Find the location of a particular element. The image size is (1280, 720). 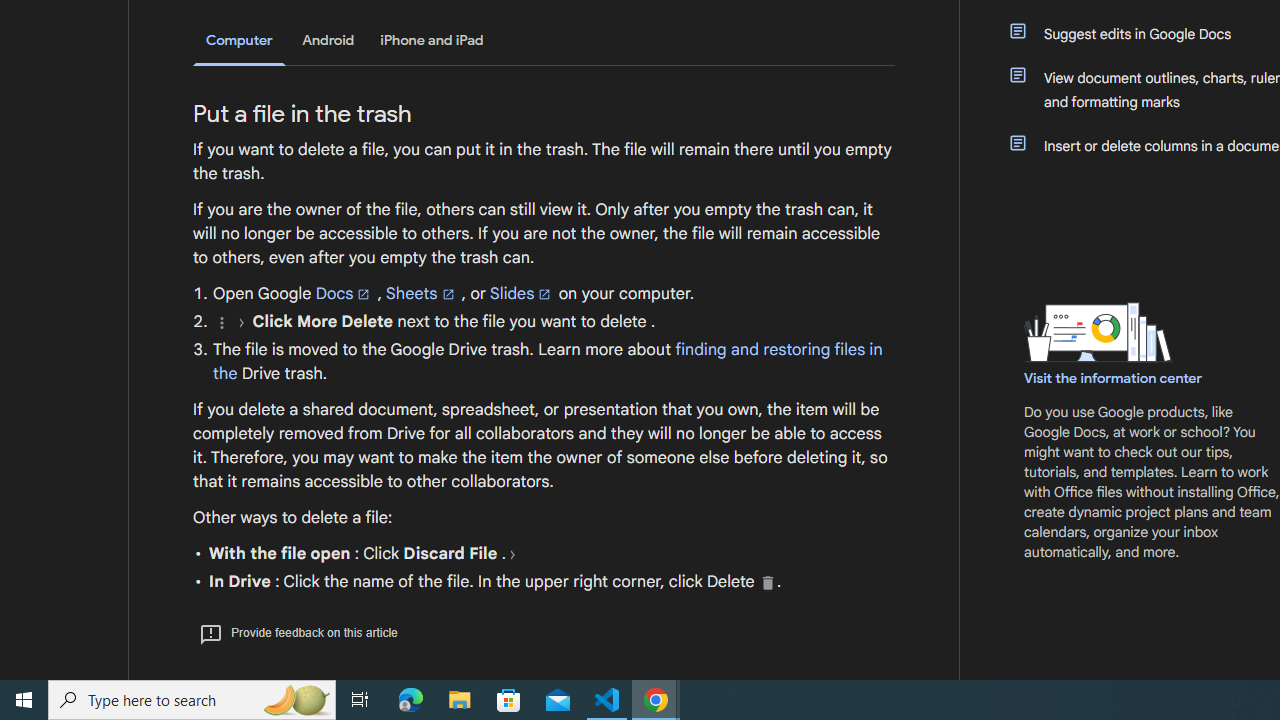

'More' is located at coordinates (221, 321).